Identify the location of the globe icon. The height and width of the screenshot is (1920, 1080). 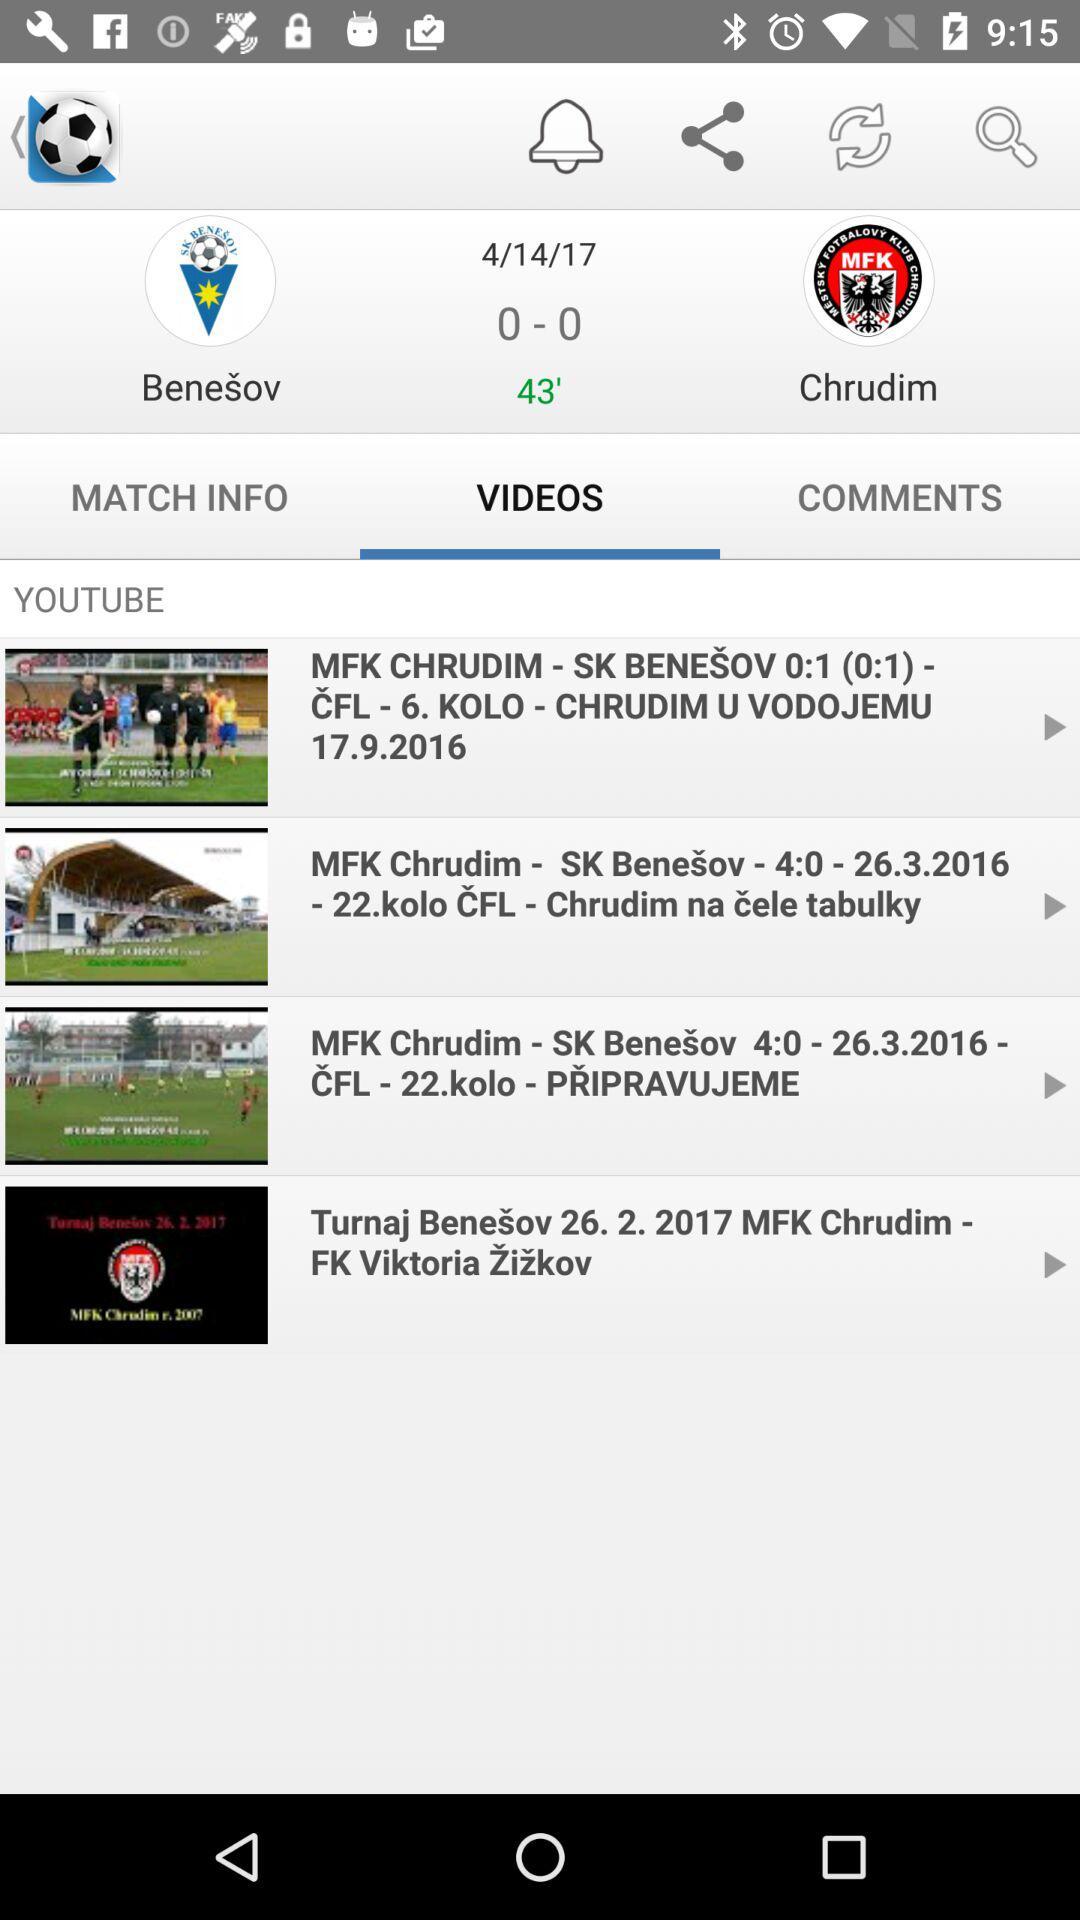
(867, 279).